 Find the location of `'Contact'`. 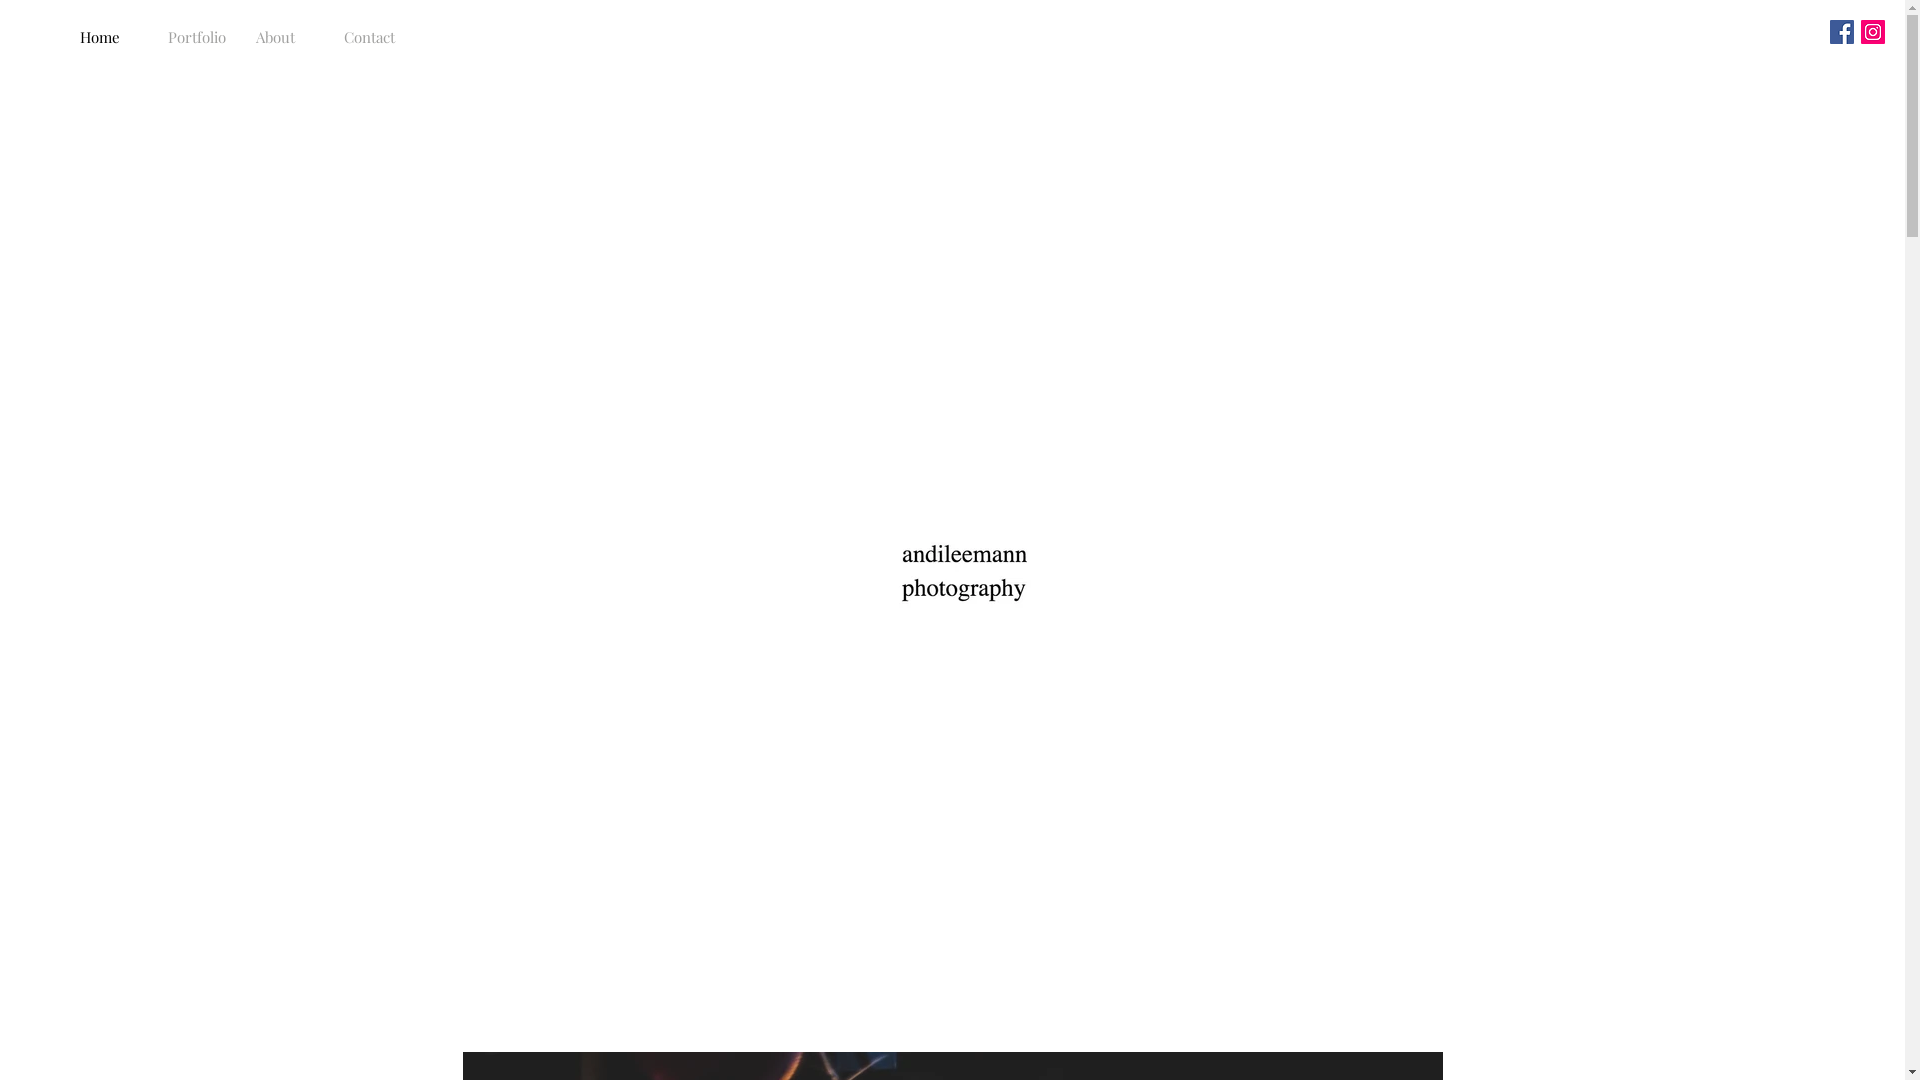

'Contact' is located at coordinates (373, 37).